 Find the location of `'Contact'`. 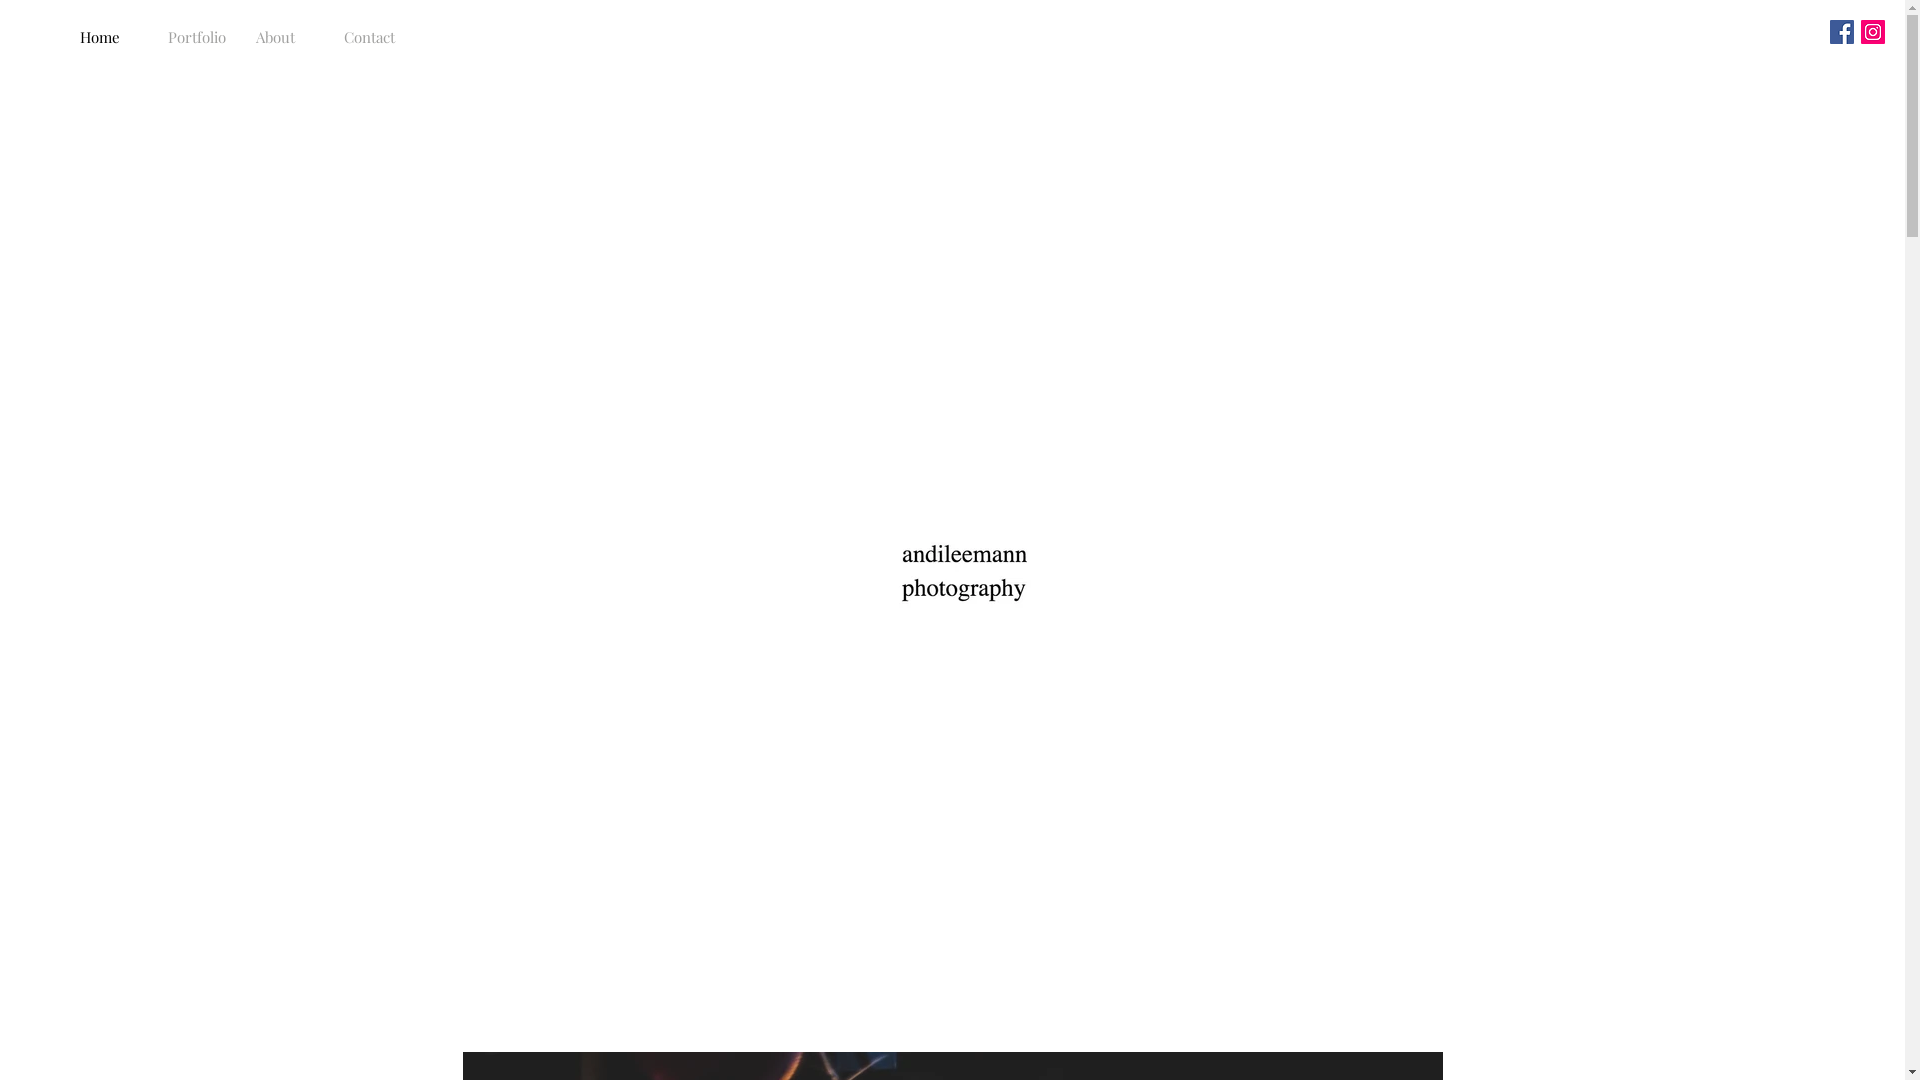

'Contact' is located at coordinates (373, 37).